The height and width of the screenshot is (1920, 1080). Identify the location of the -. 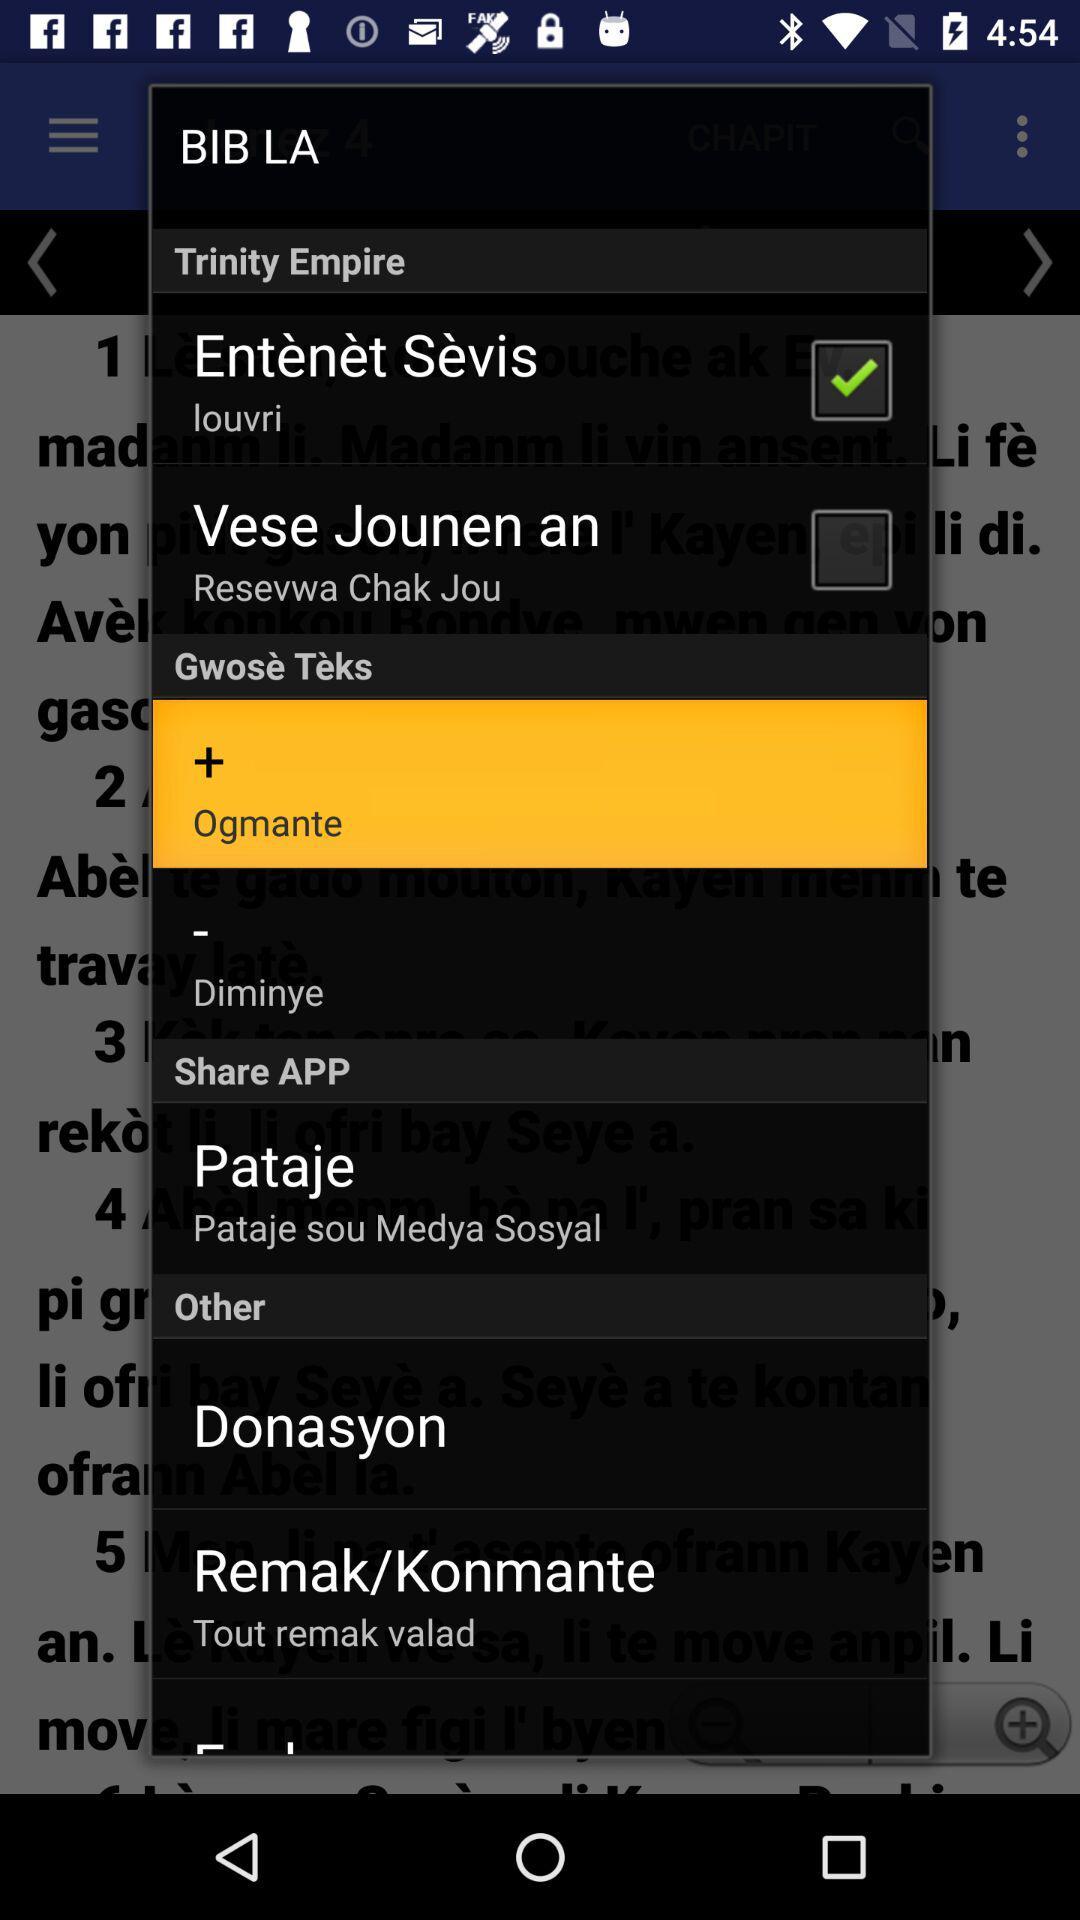
(200, 927).